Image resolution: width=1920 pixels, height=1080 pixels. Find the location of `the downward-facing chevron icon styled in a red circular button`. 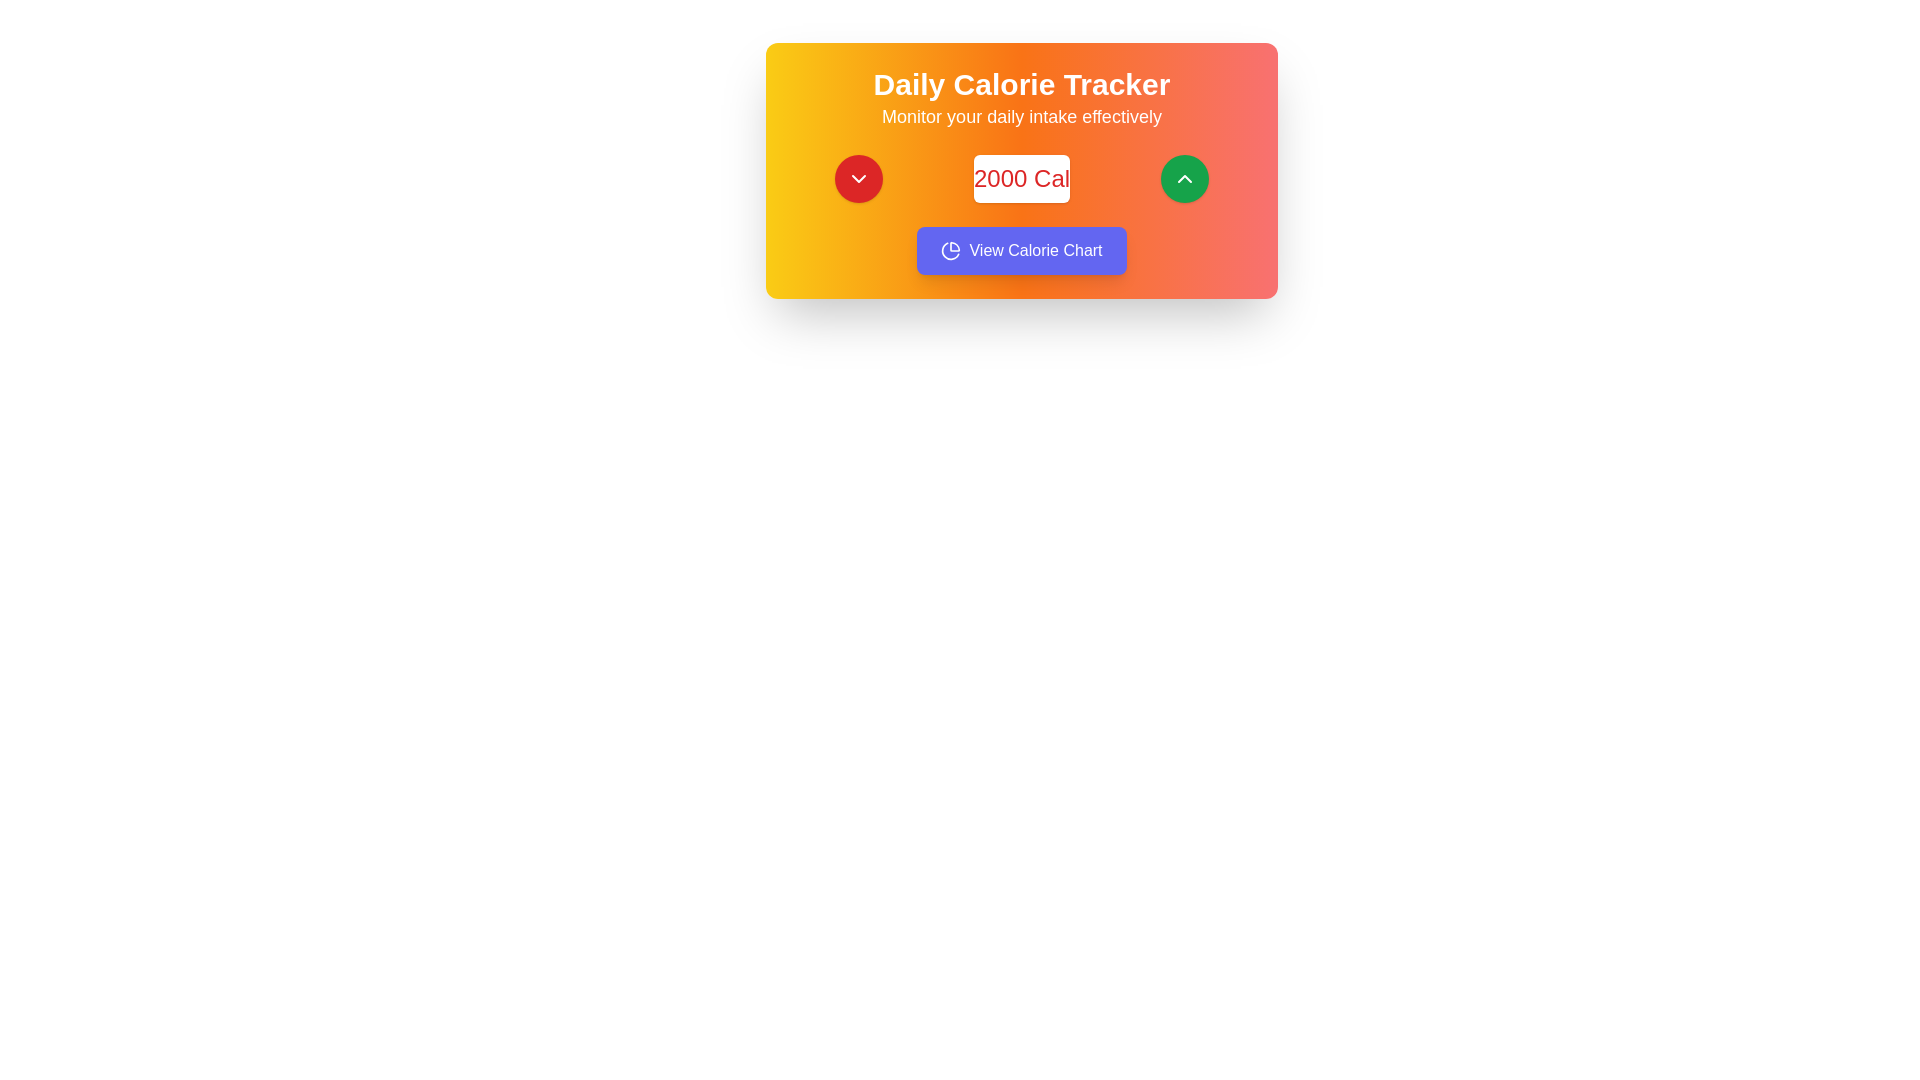

the downward-facing chevron icon styled in a red circular button is located at coordinates (859, 177).